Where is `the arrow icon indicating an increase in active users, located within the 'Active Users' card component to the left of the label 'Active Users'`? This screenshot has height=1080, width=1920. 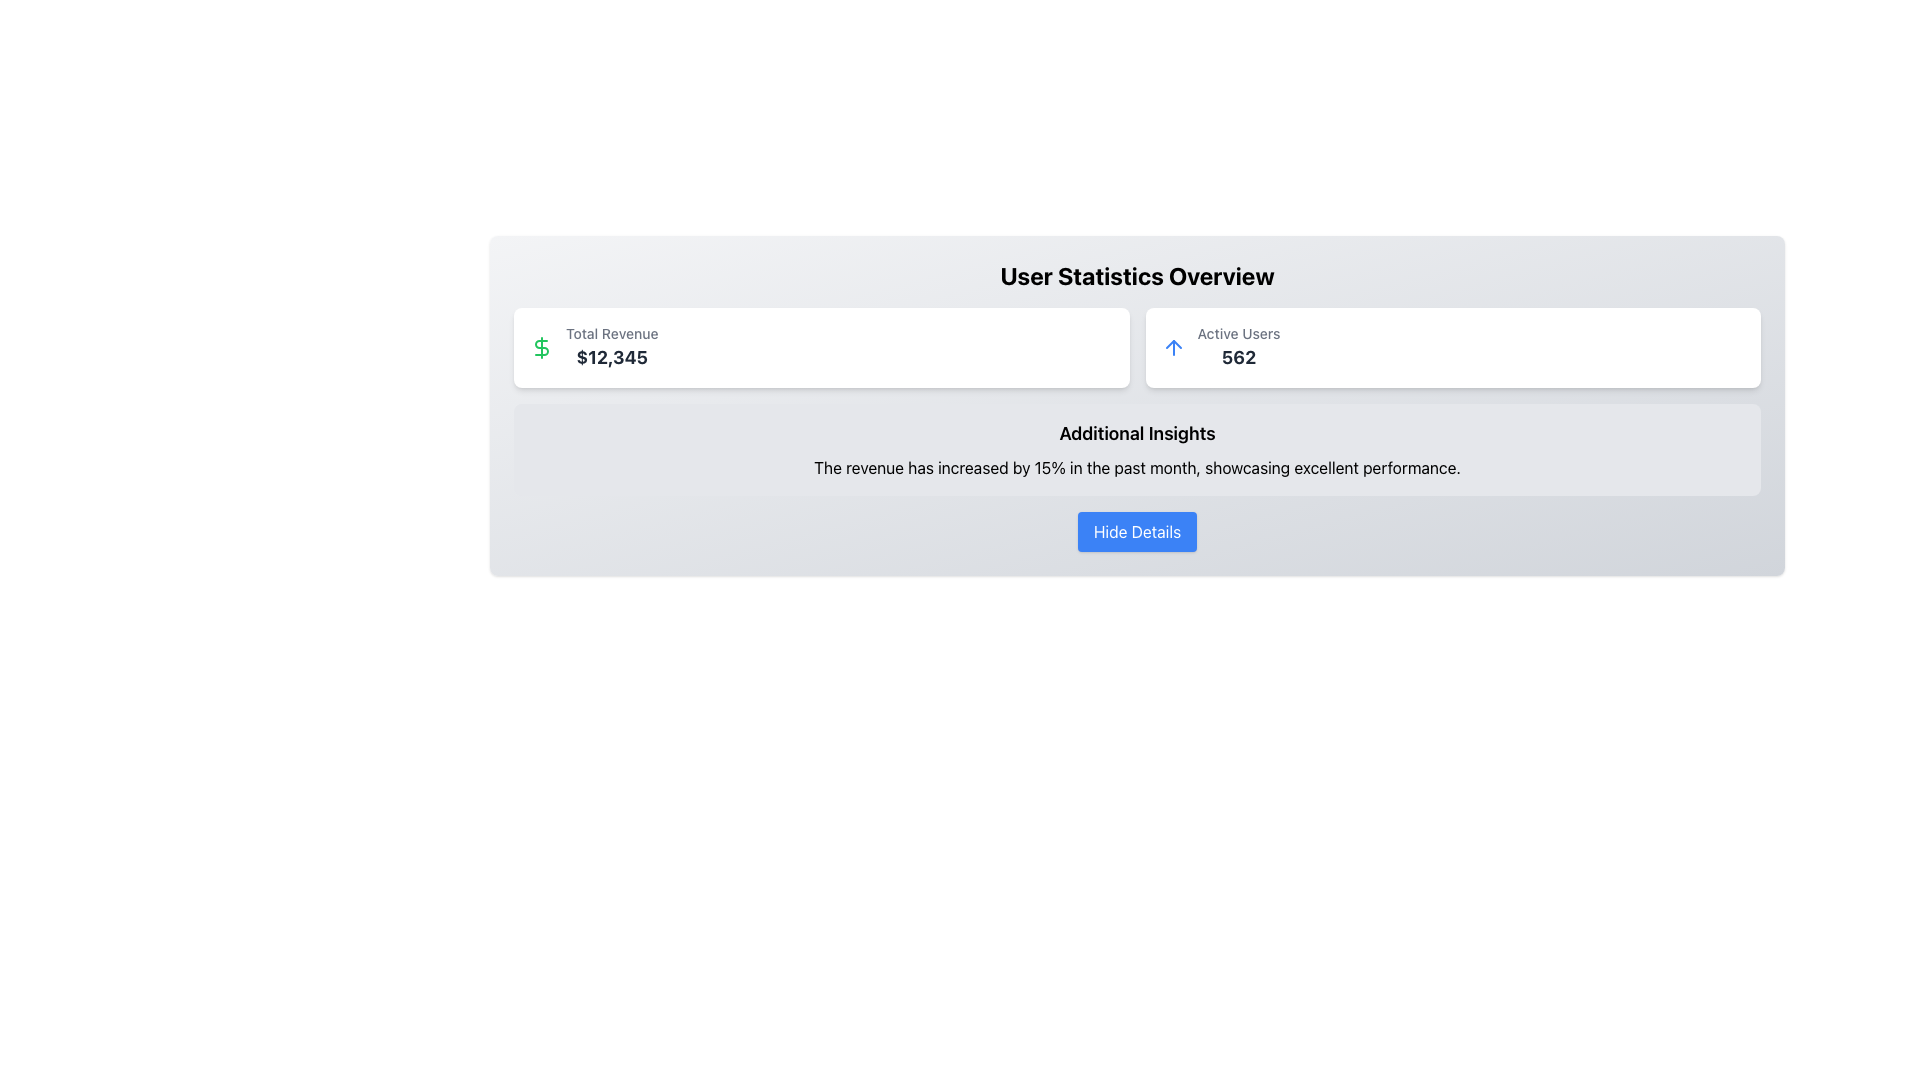
the arrow icon indicating an increase in active users, located within the 'Active Users' card component to the left of the label 'Active Users' is located at coordinates (1173, 346).